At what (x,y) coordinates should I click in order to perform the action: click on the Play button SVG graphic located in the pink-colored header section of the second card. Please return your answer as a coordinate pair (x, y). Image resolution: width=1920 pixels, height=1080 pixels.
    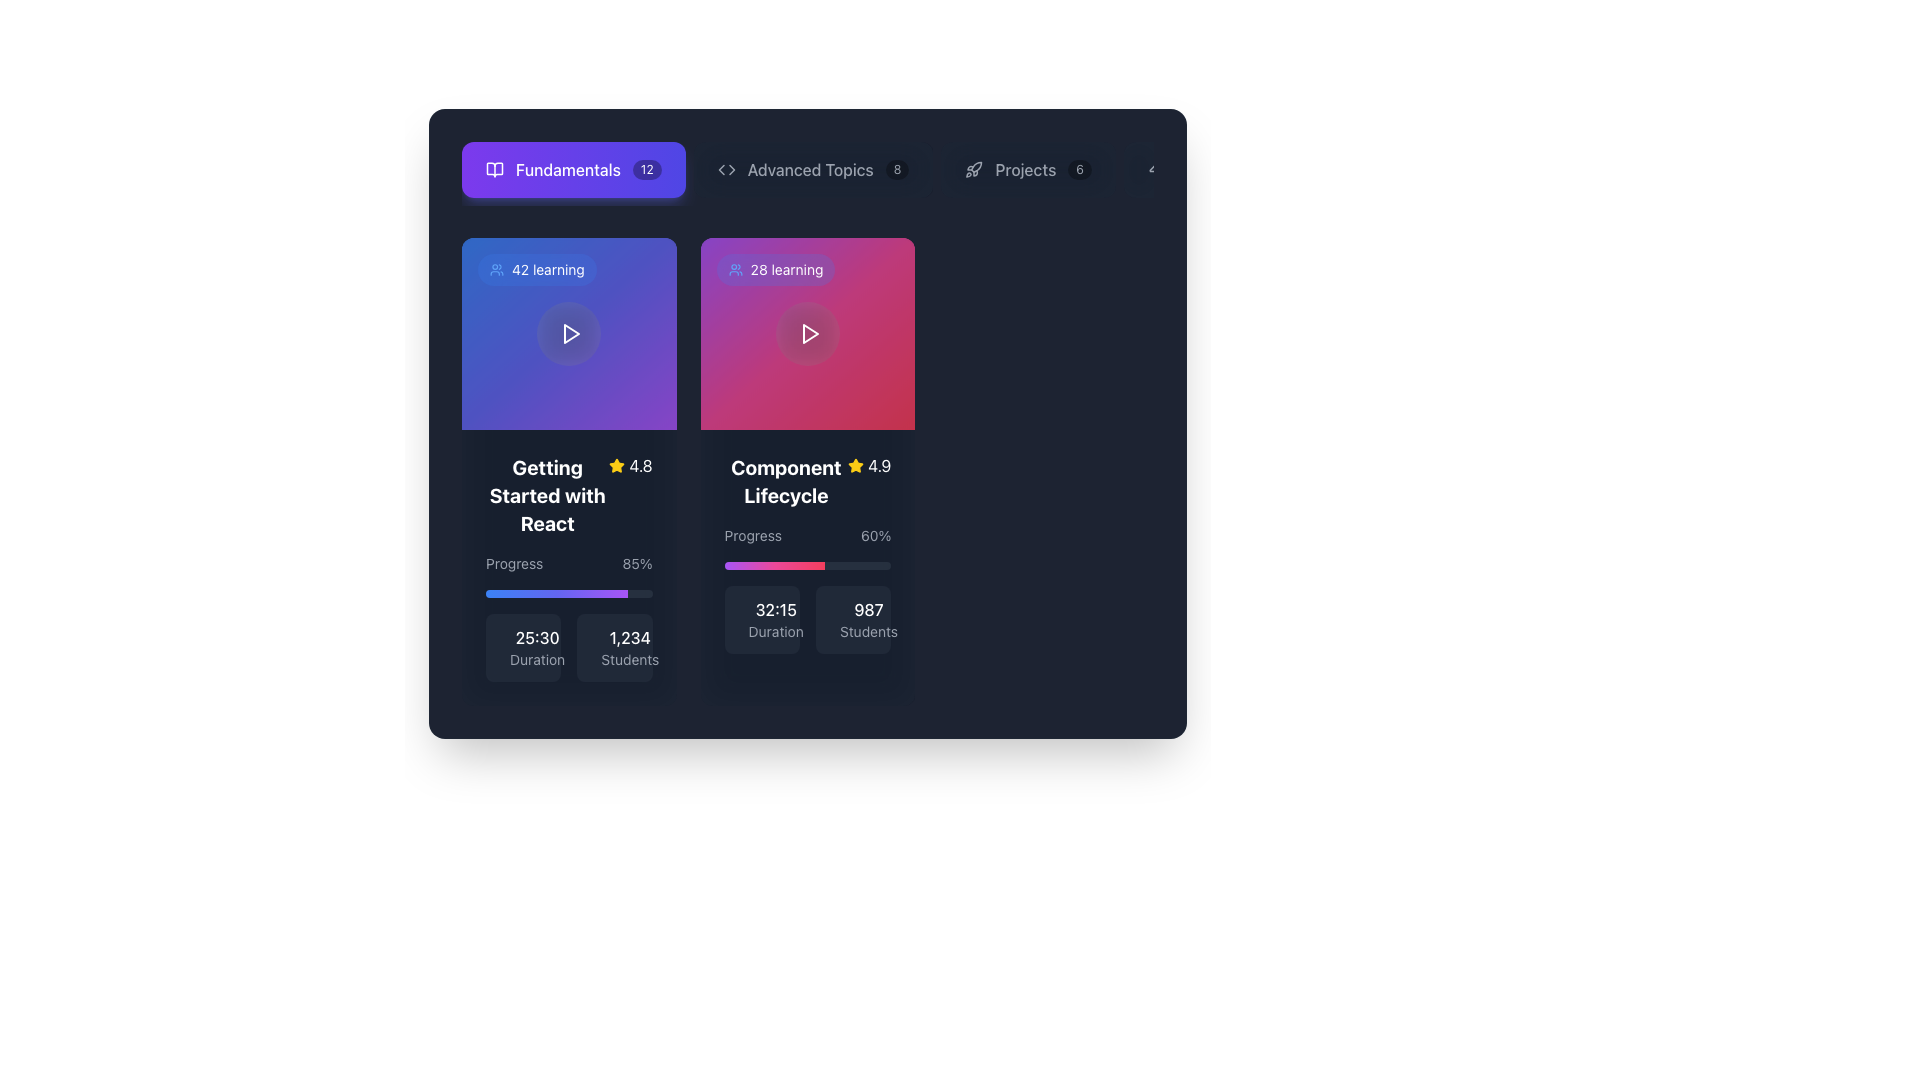
    Looking at the image, I should click on (811, 333).